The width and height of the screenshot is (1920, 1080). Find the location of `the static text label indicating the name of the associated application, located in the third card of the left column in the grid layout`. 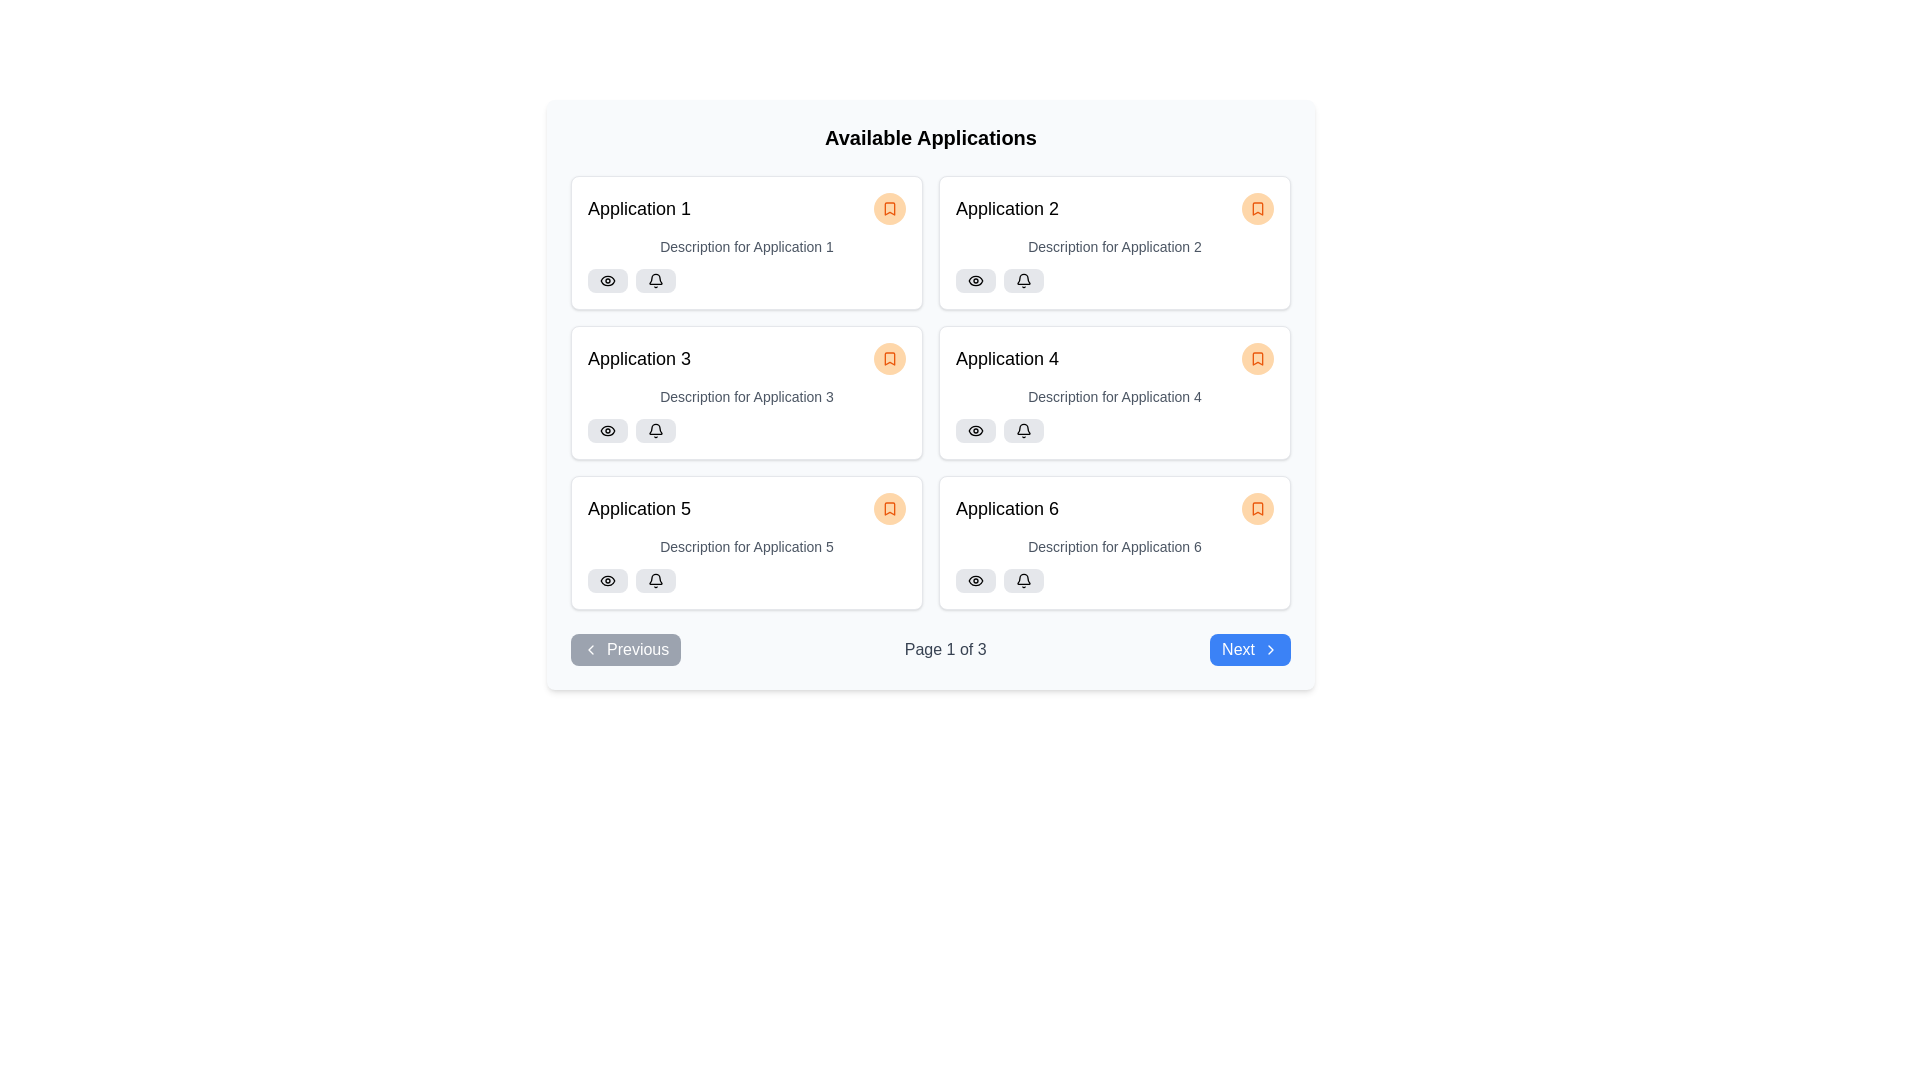

the static text label indicating the name of the associated application, located in the third card of the left column in the grid layout is located at coordinates (638, 357).